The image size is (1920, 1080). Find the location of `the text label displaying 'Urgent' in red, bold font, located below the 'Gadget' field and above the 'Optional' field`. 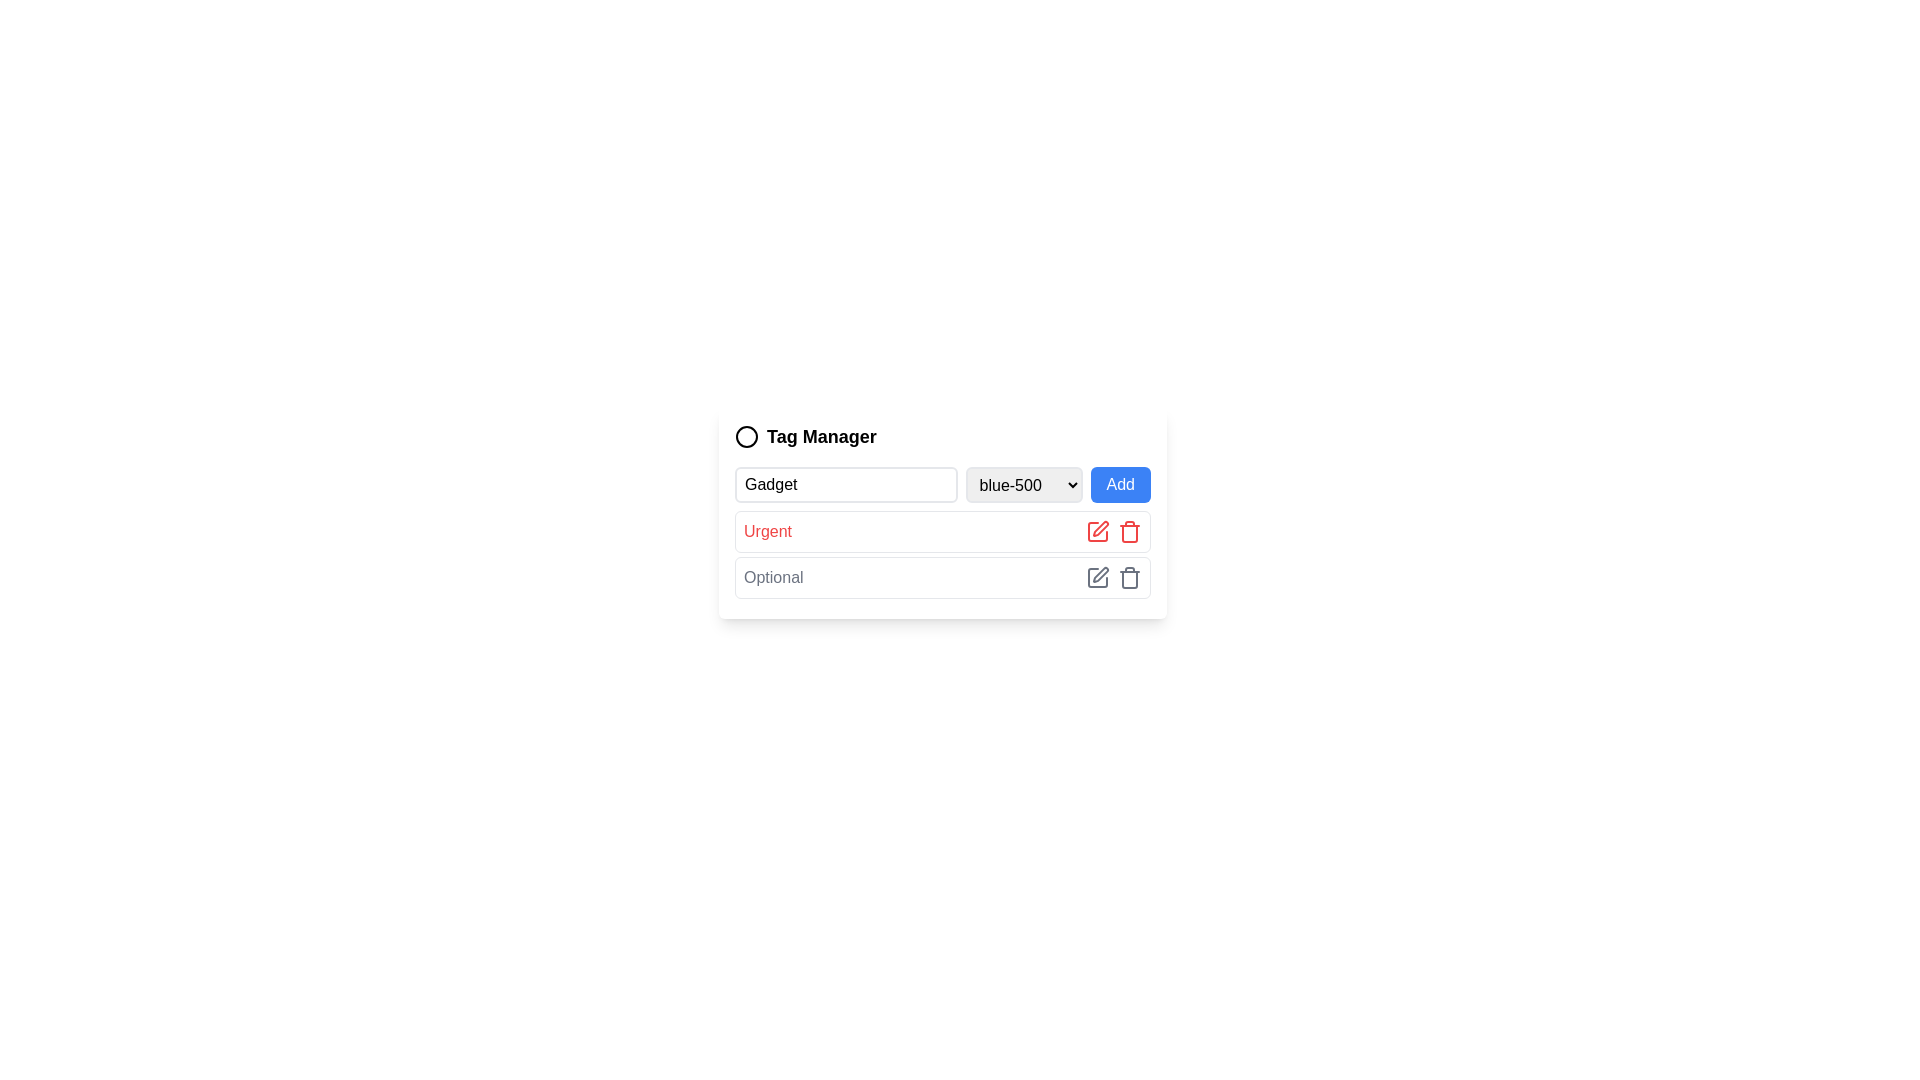

the text label displaying 'Urgent' in red, bold font, located below the 'Gadget' field and above the 'Optional' field is located at coordinates (767, 531).